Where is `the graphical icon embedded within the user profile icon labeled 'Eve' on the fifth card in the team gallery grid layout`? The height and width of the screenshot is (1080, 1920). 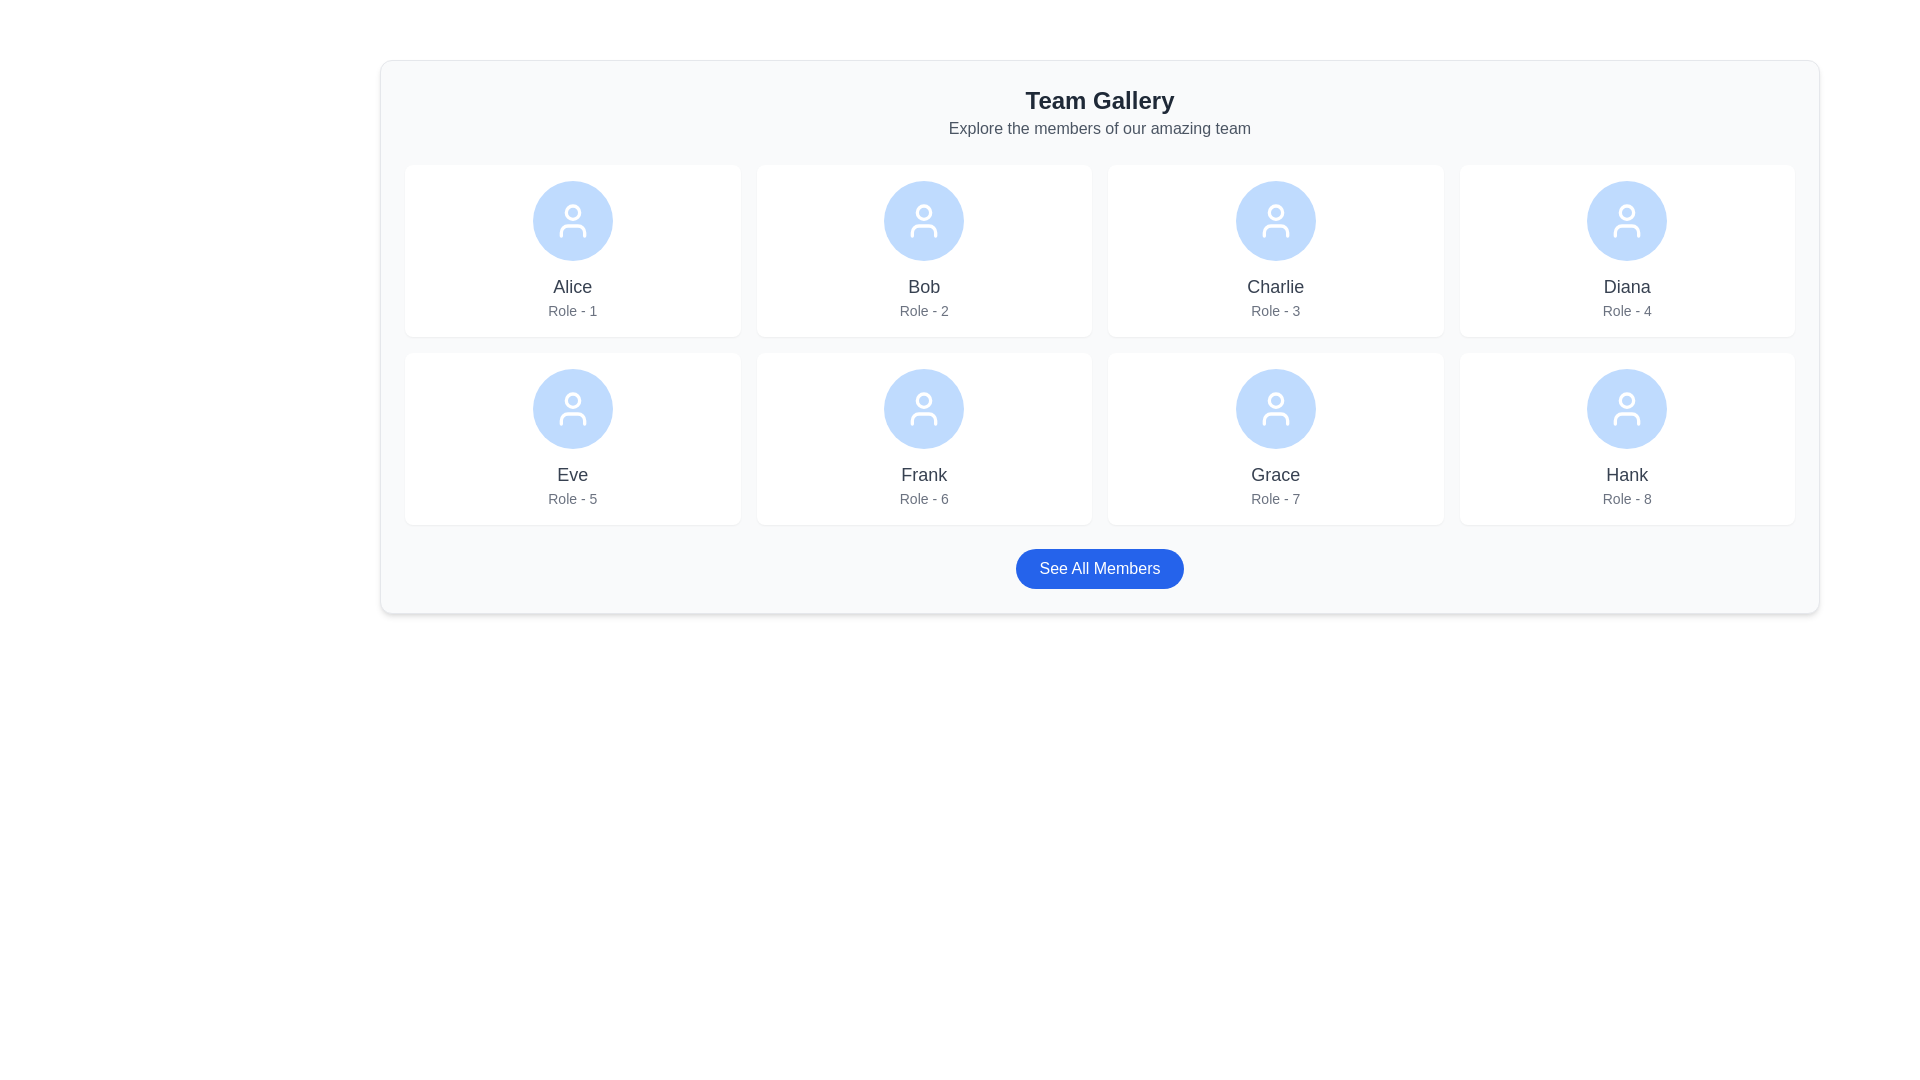 the graphical icon embedded within the user profile icon labeled 'Eve' on the fifth card in the team gallery grid layout is located at coordinates (571, 400).